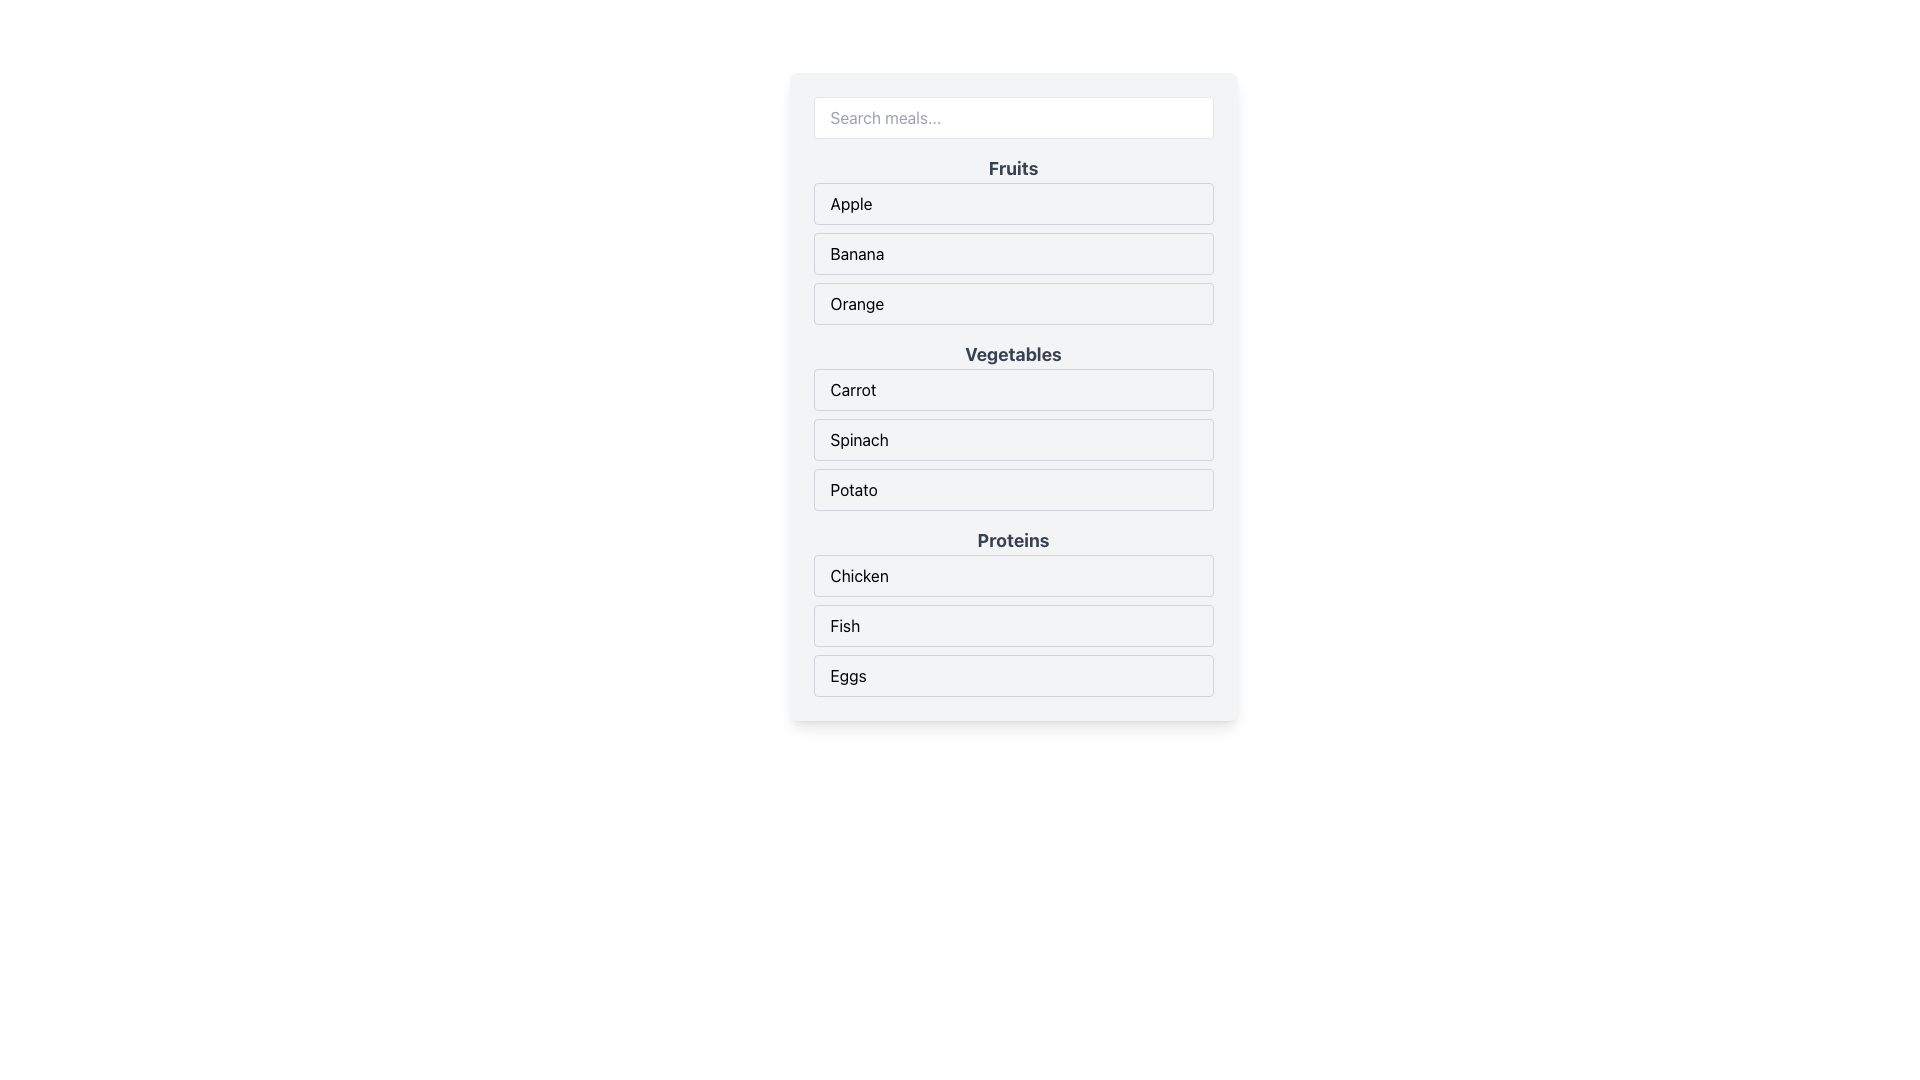 Image resolution: width=1920 pixels, height=1080 pixels. Describe the element at coordinates (853, 389) in the screenshot. I see `the 'Carrot' label located in the first entry of the 'Vegetables' section` at that location.